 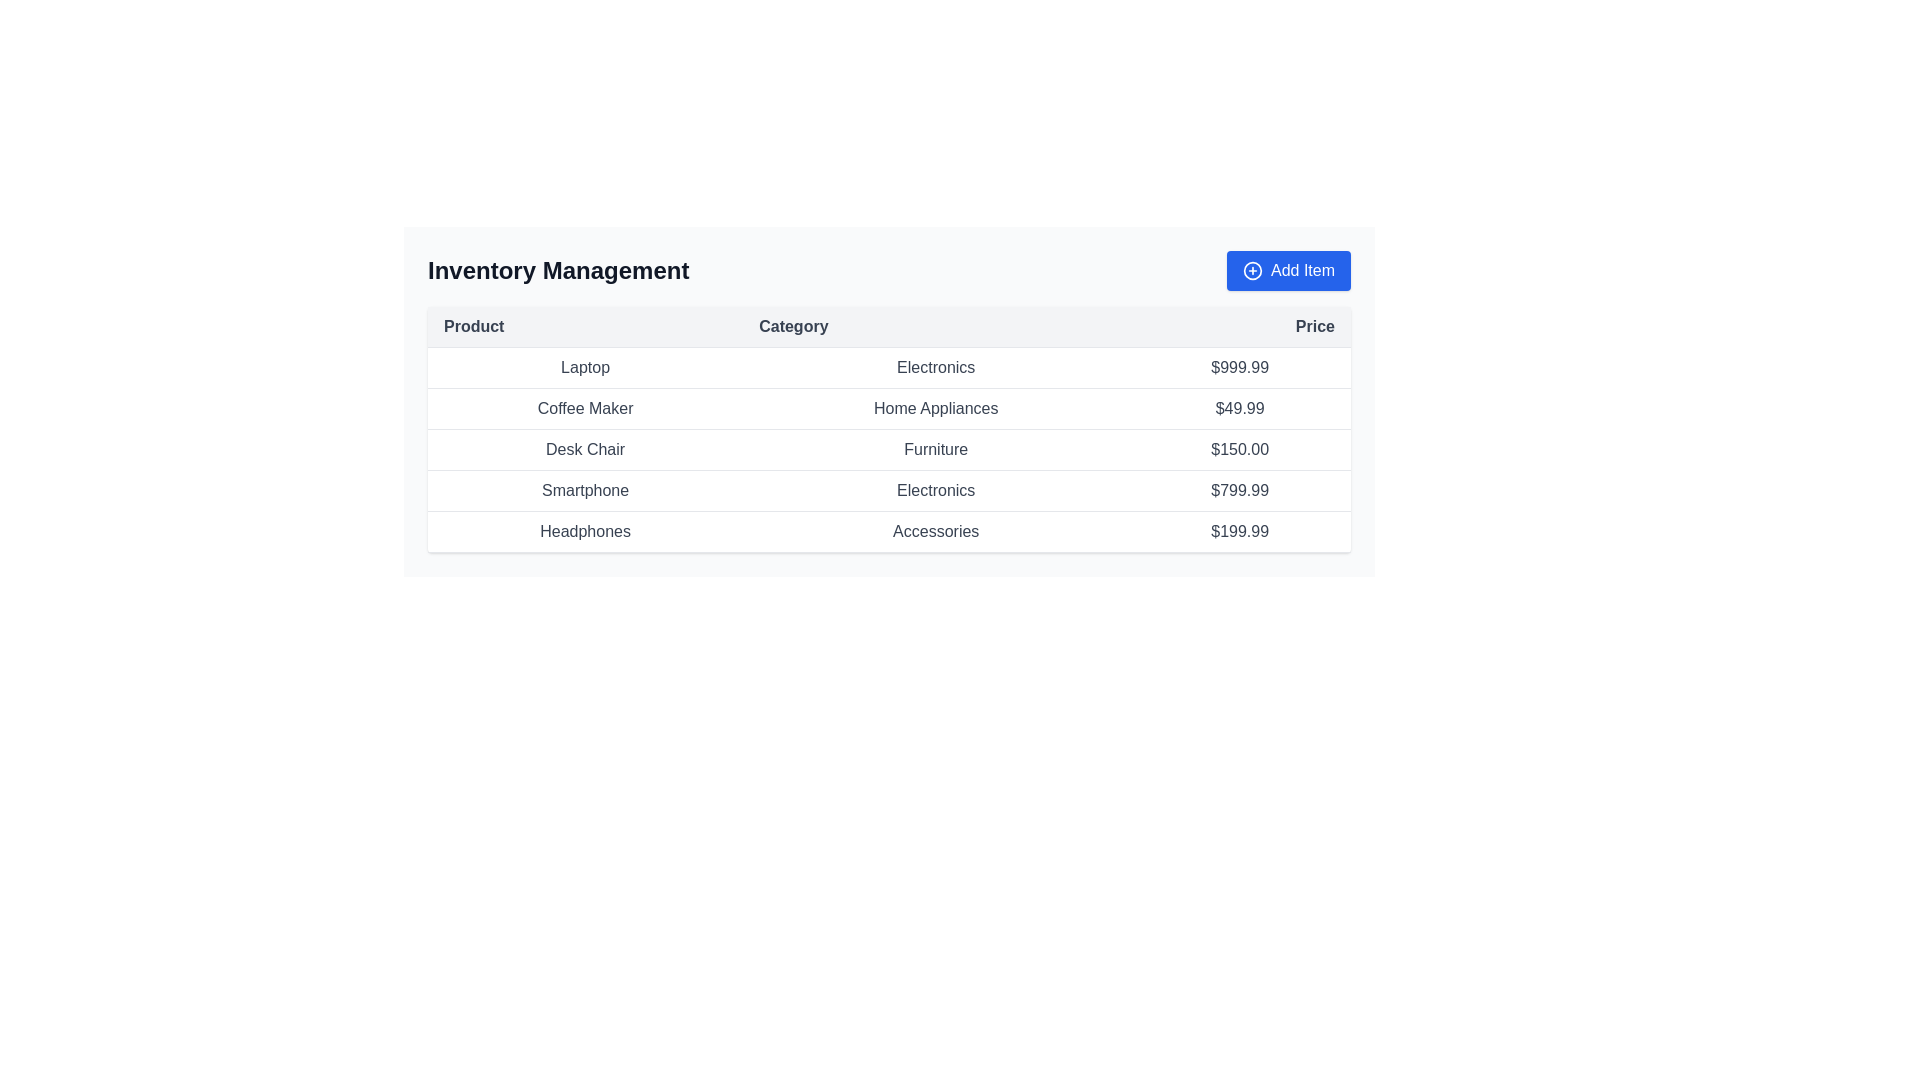 I want to click on the 'Add Item' button located in the top-right corner of the 'Inventory Management' interface to add a new item, so click(x=1251, y=270).